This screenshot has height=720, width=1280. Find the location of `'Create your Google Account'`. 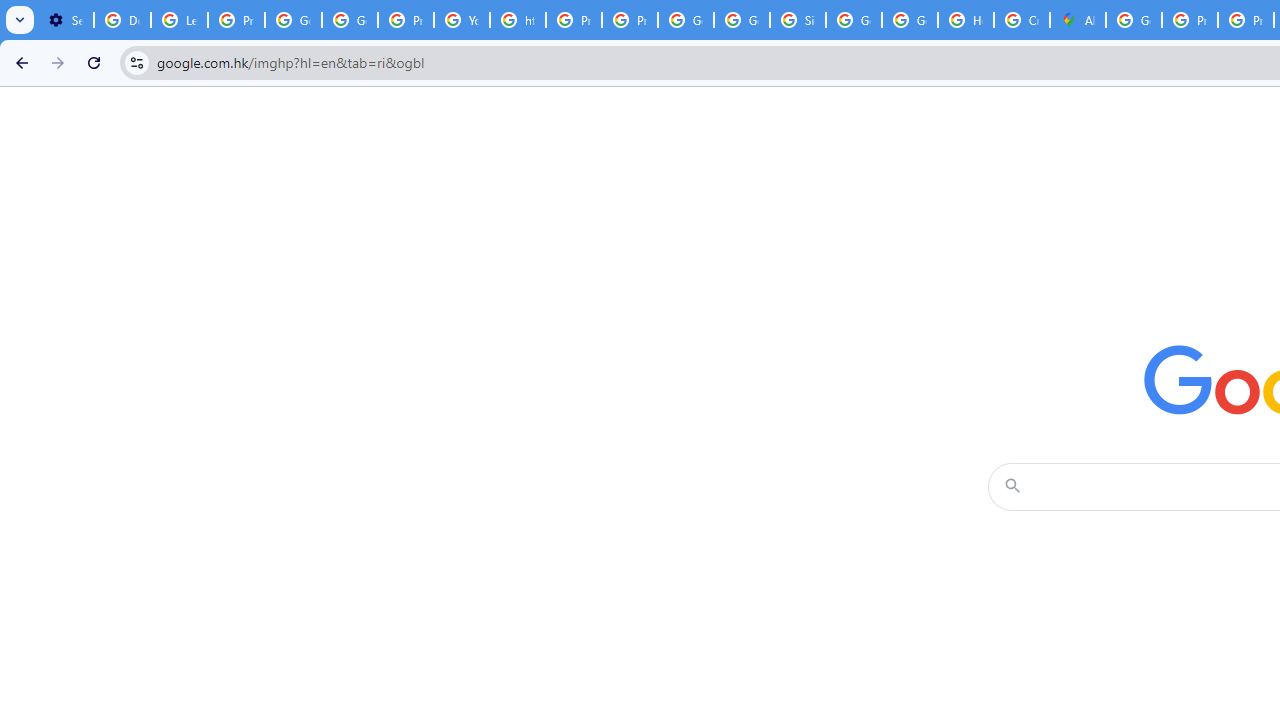

'Create your Google Account' is located at coordinates (1022, 20).